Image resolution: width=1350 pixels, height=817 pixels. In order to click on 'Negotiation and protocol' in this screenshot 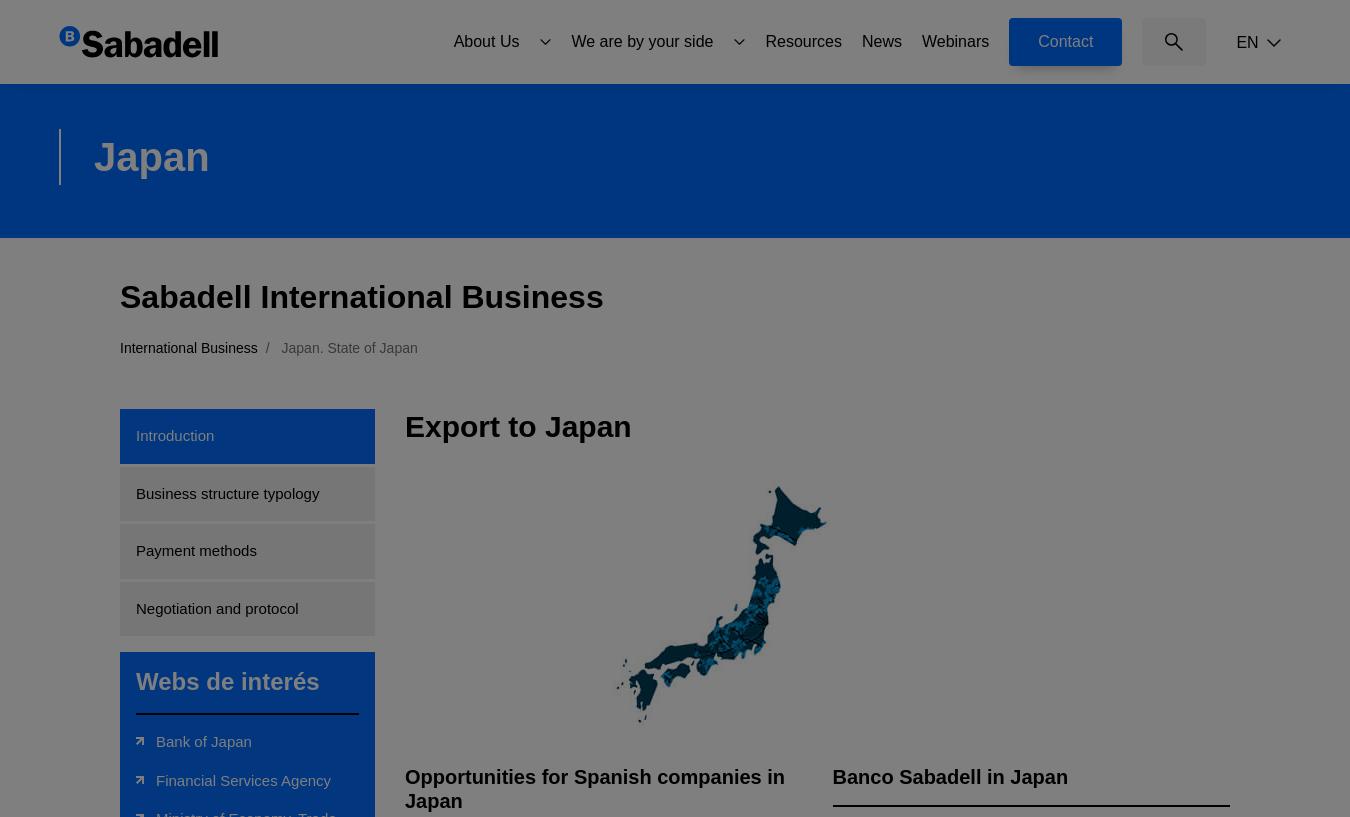, I will do `click(216, 607)`.